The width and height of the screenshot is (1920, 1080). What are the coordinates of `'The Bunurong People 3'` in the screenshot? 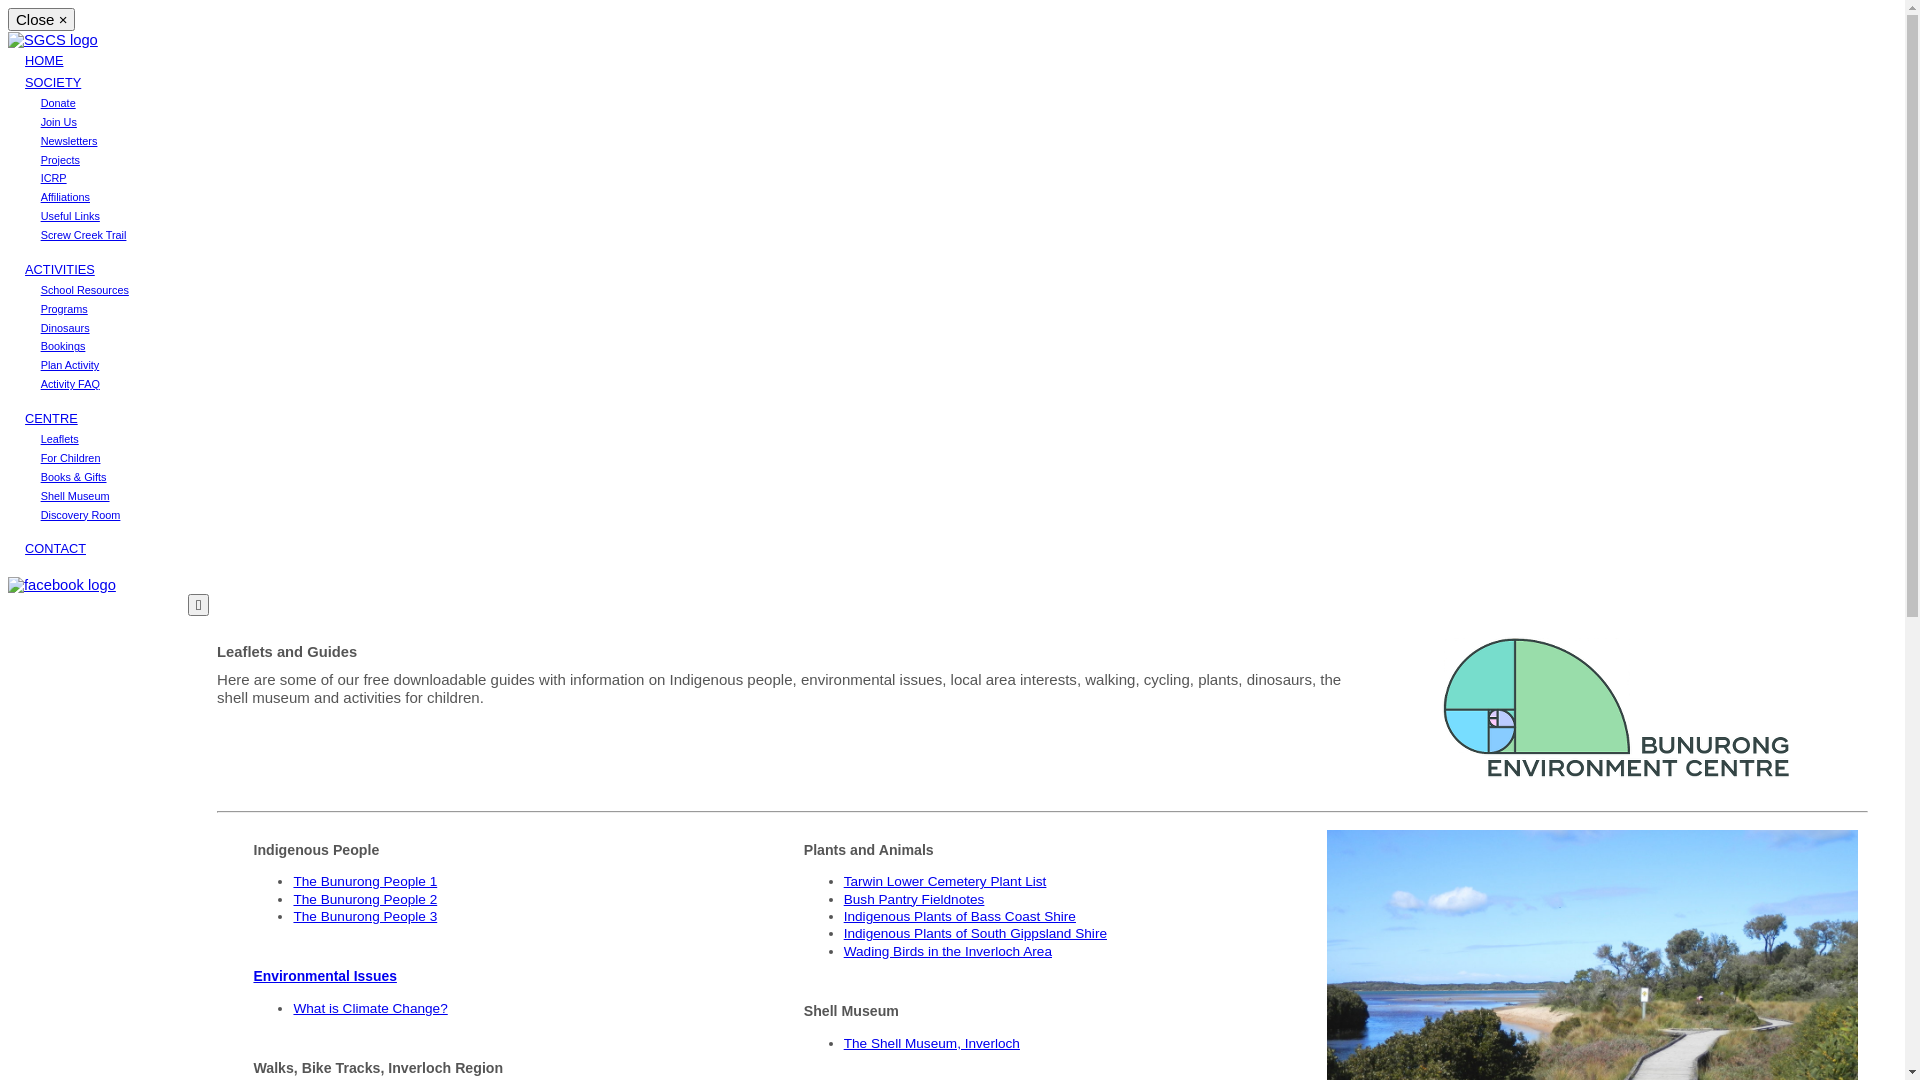 It's located at (364, 916).